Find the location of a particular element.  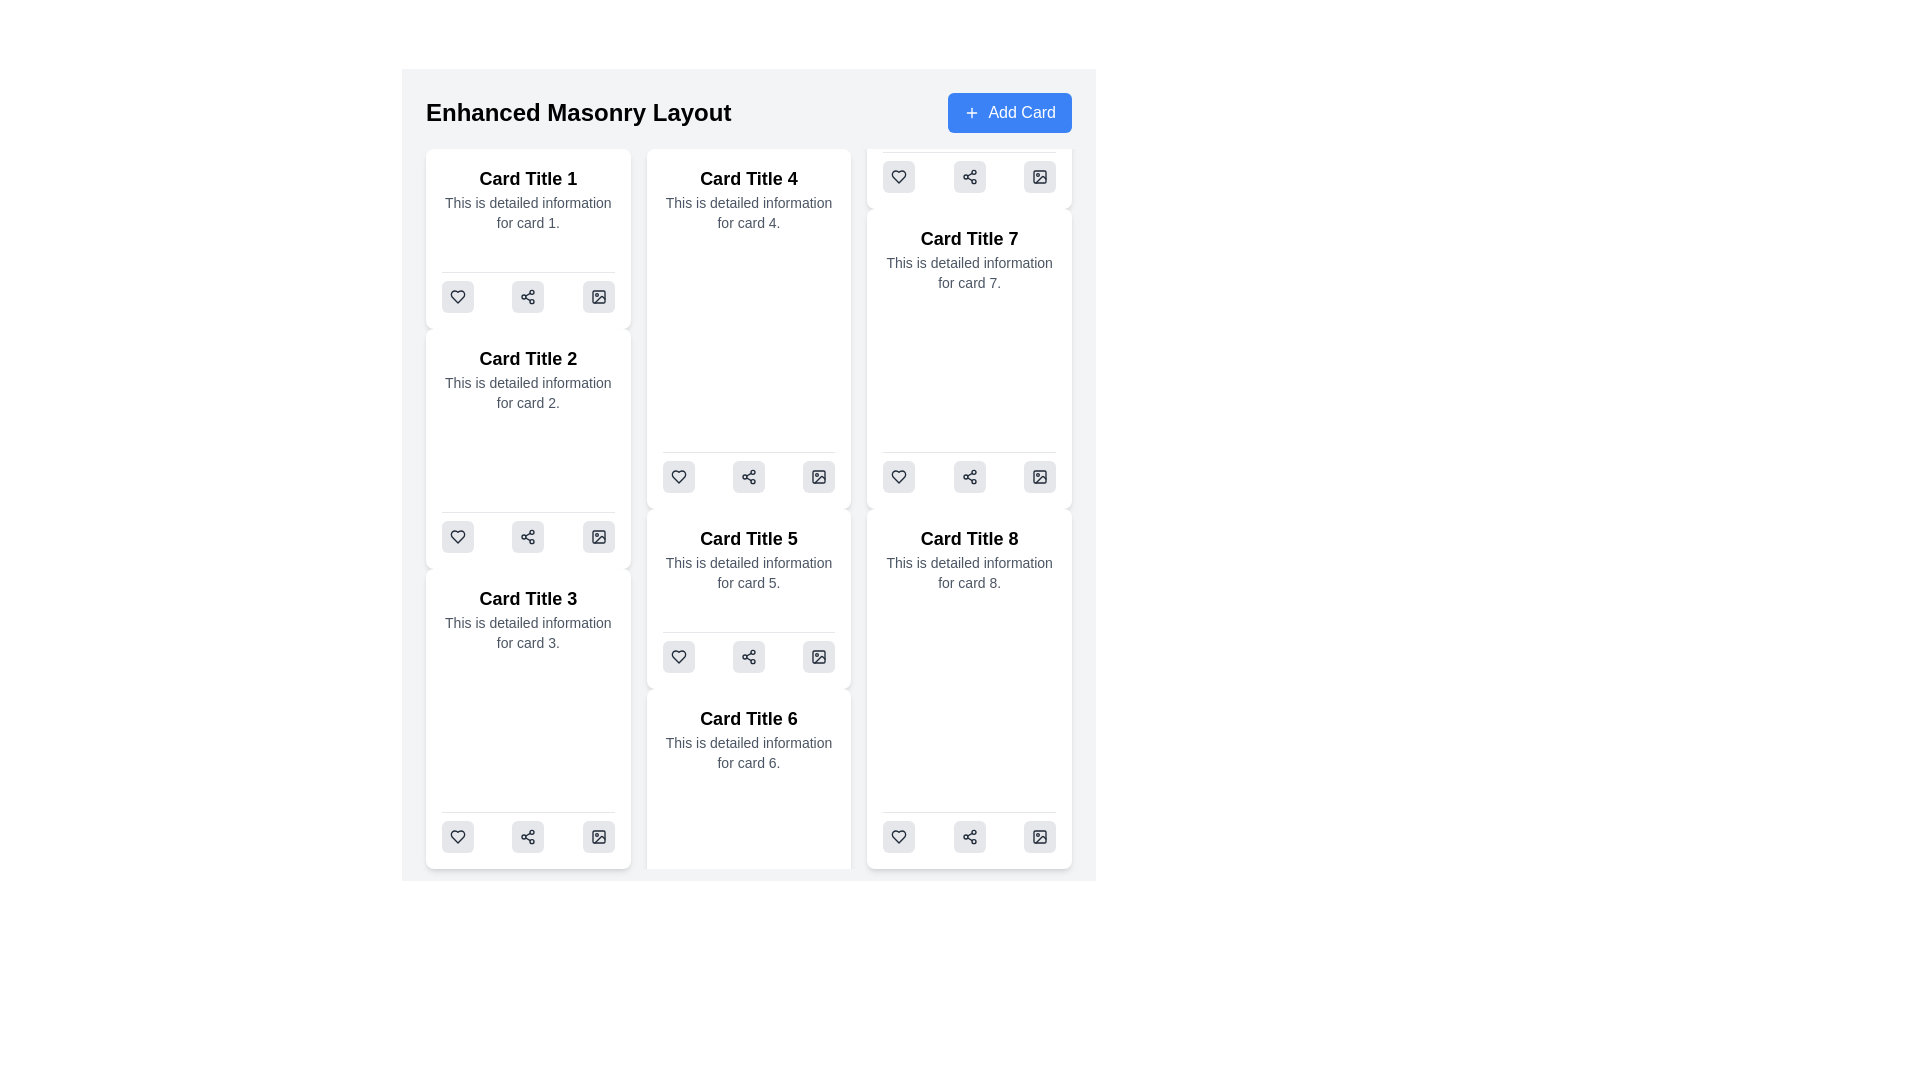

the second button in the horizontal row below the card labeled 'Card Title 5' to initiate the share action is located at coordinates (747, 656).